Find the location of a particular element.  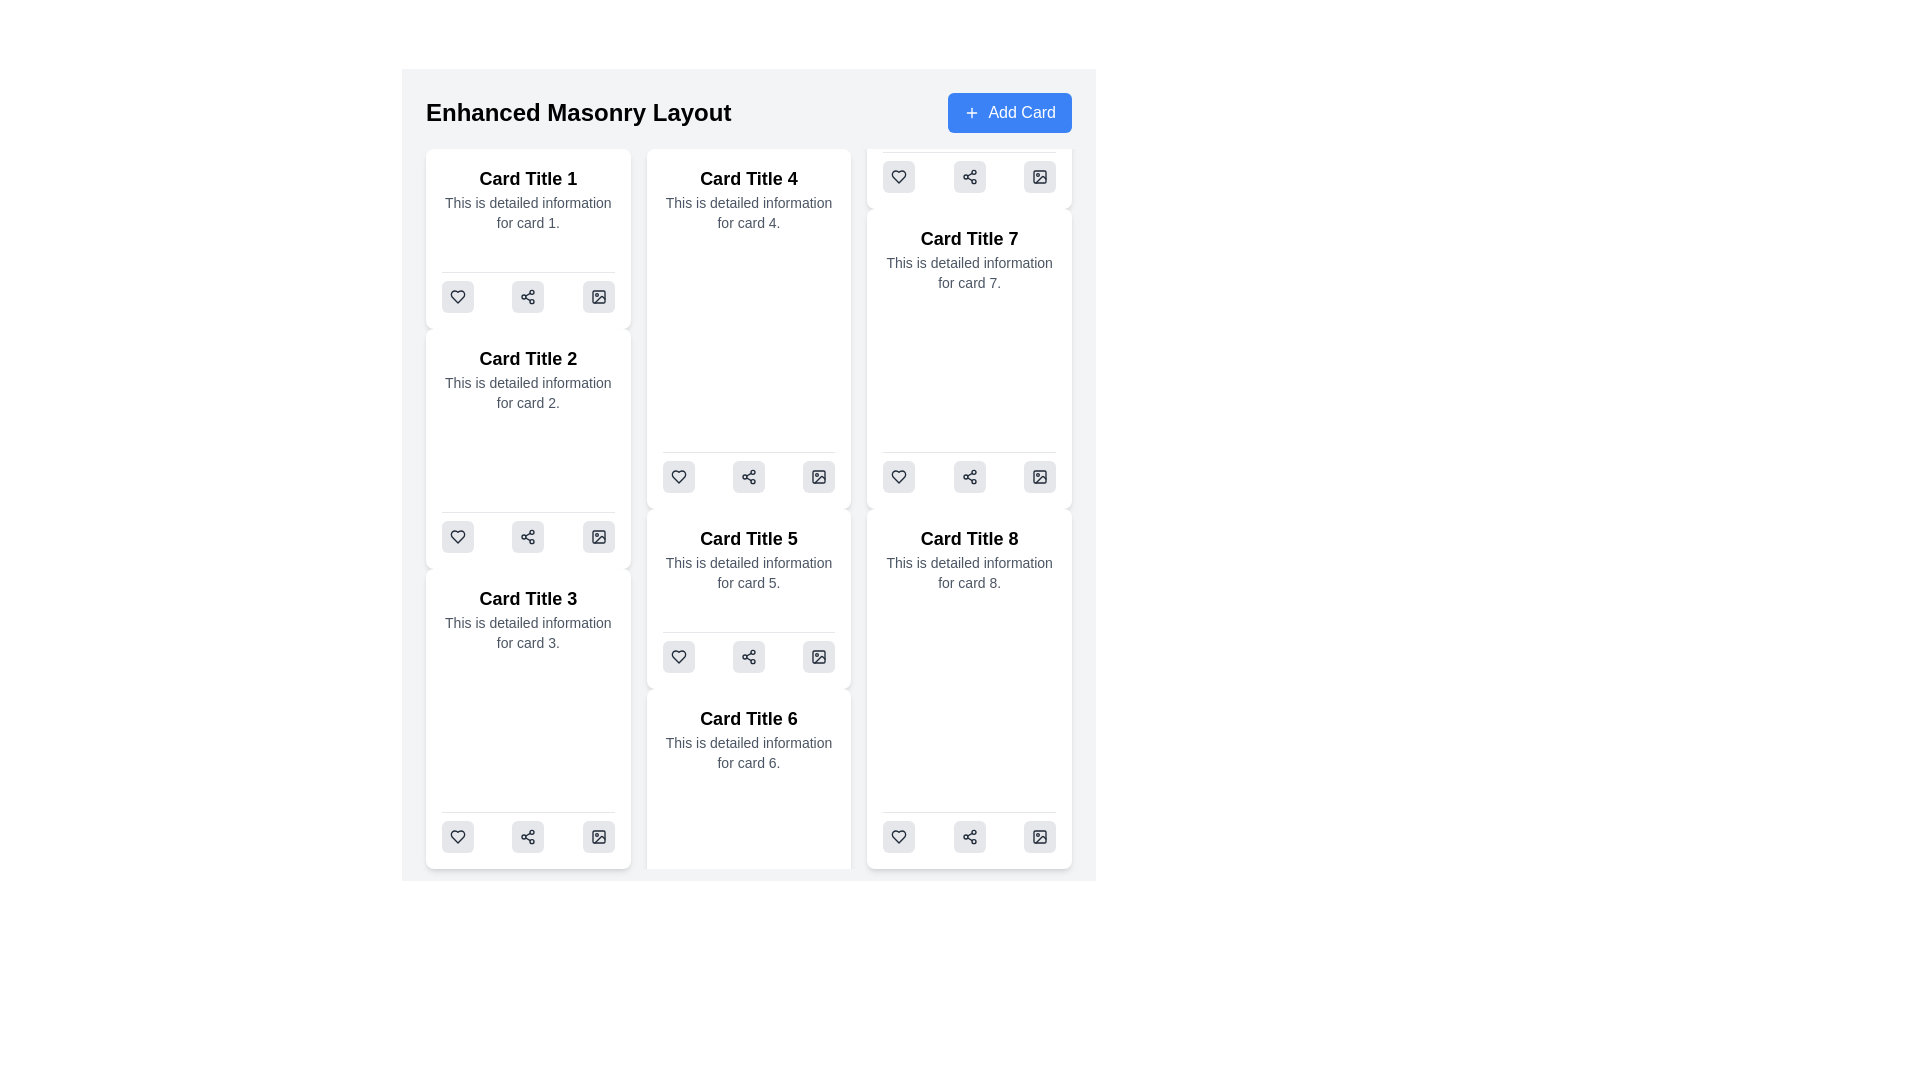

the second button in the horizontal row below the card labeled 'Card Title 5' to initiate the share action is located at coordinates (747, 656).